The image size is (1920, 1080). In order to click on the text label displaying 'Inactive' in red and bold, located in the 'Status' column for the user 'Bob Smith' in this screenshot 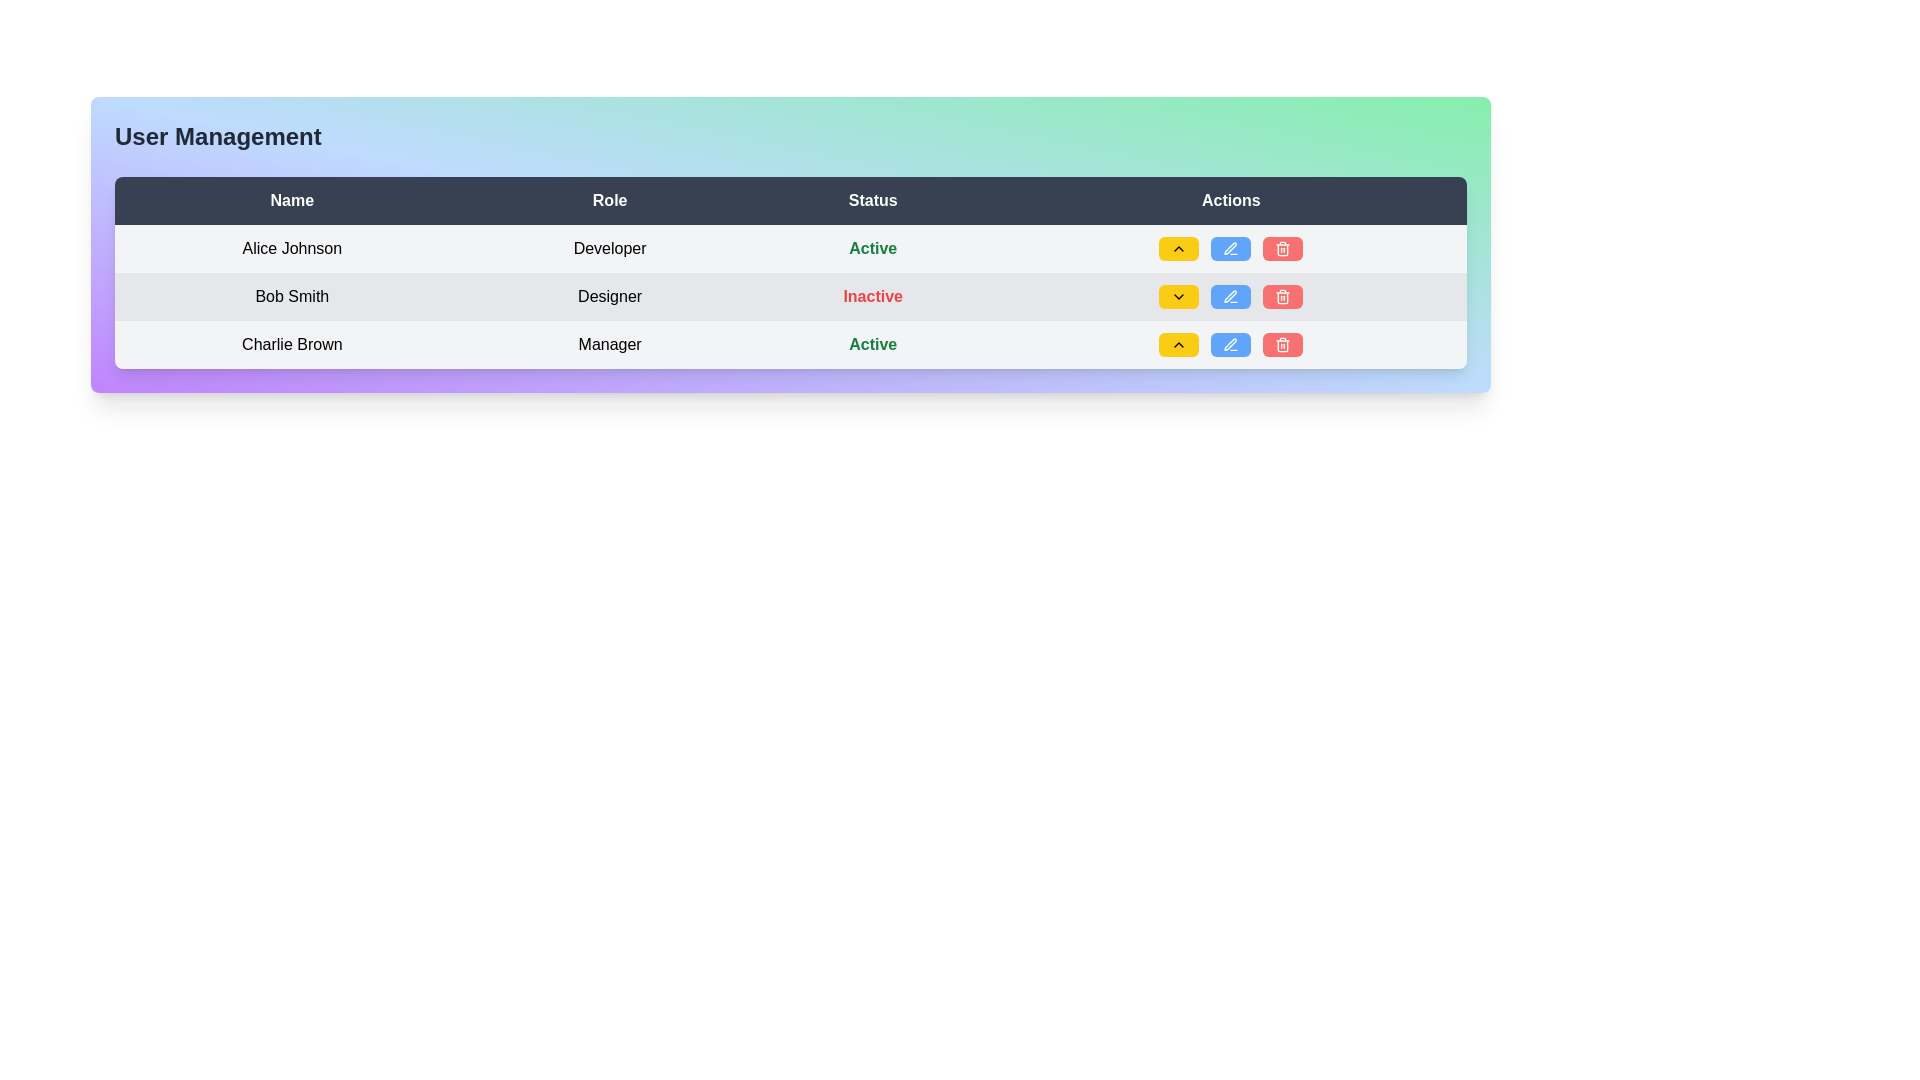, I will do `click(873, 296)`.